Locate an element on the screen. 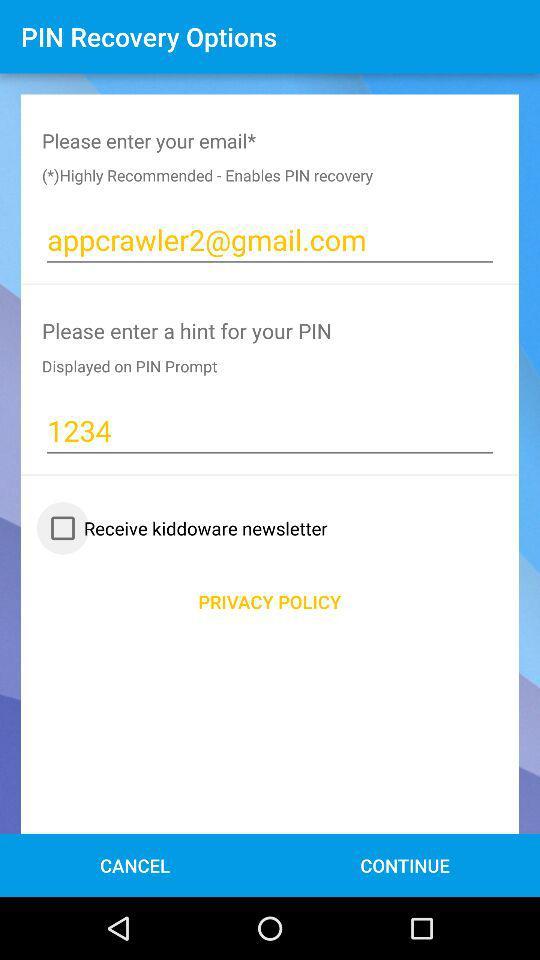  icon below displayed on pin icon is located at coordinates (270, 430).